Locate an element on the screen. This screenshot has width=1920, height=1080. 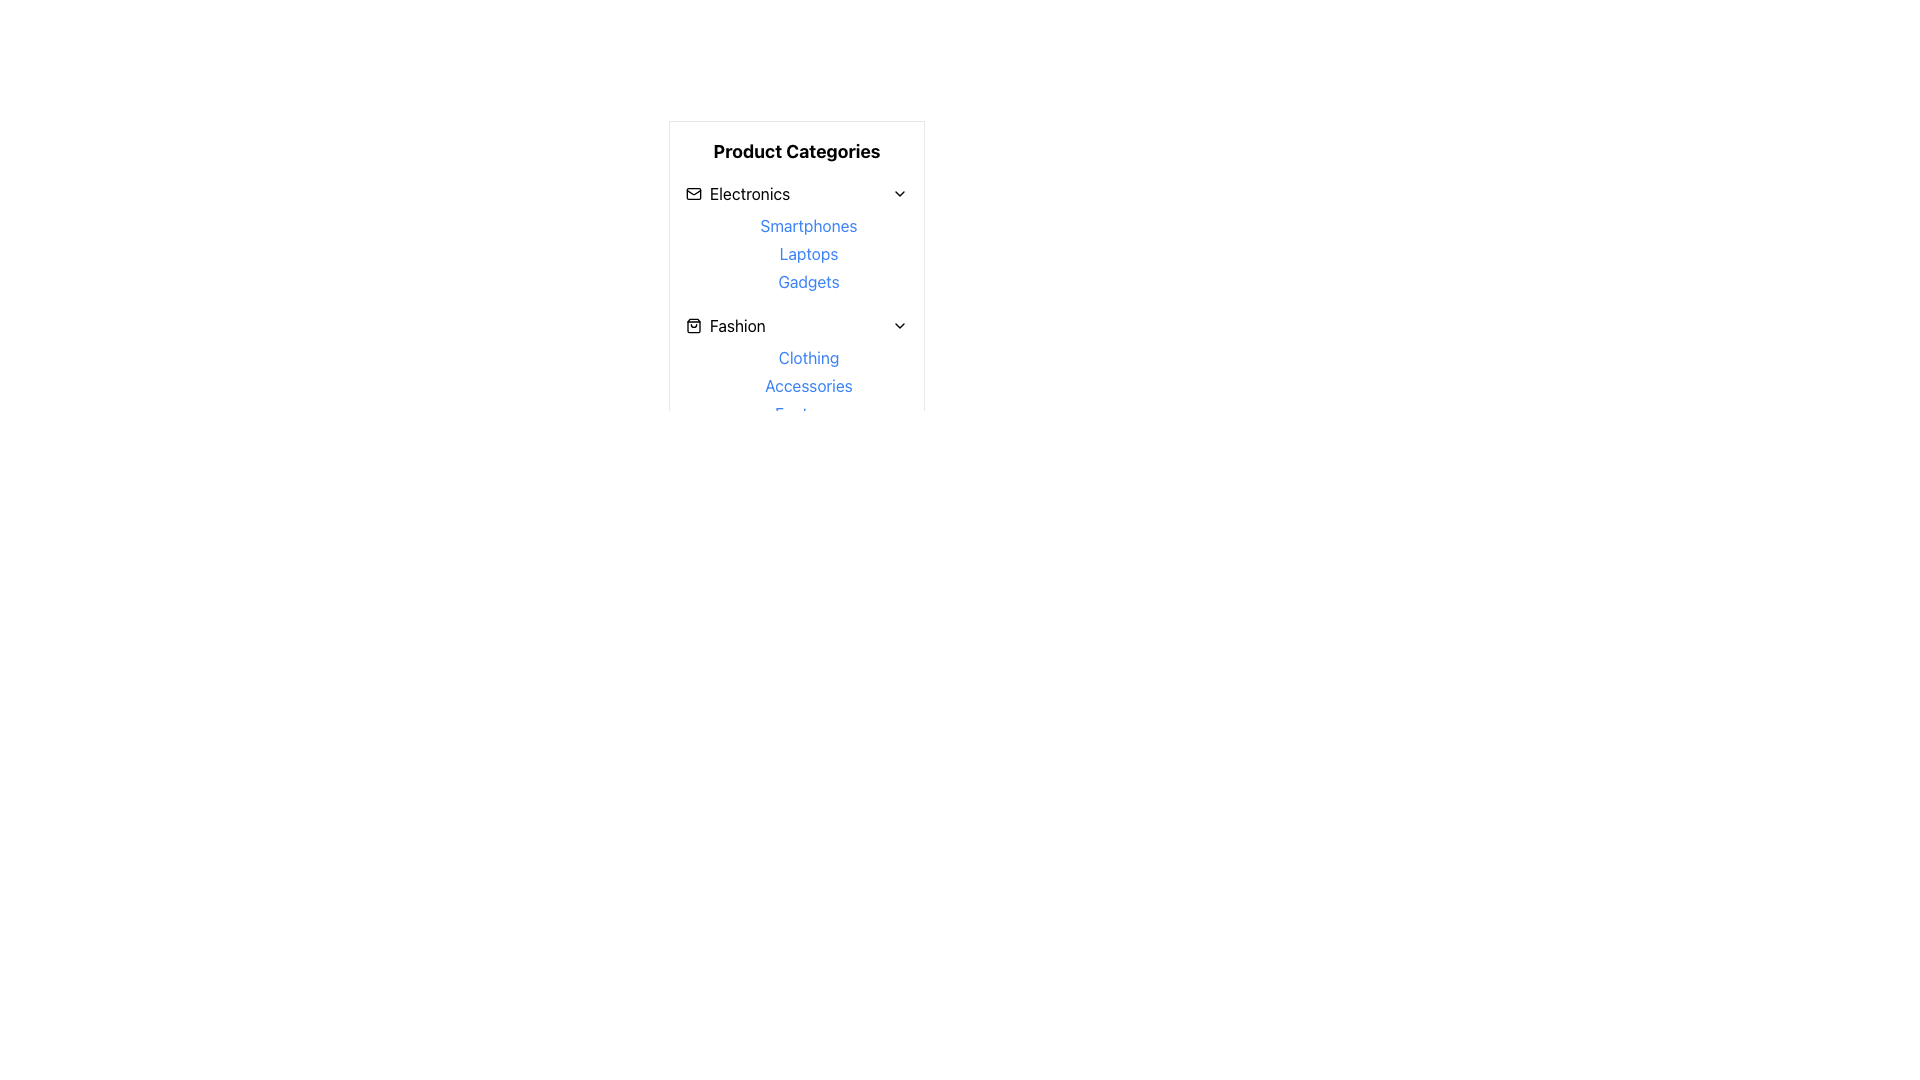
the 'Gadgets' link in the navigation list located in the 'Electronics' section of the 'Product Categories' panel is located at coordinates (809, 253).